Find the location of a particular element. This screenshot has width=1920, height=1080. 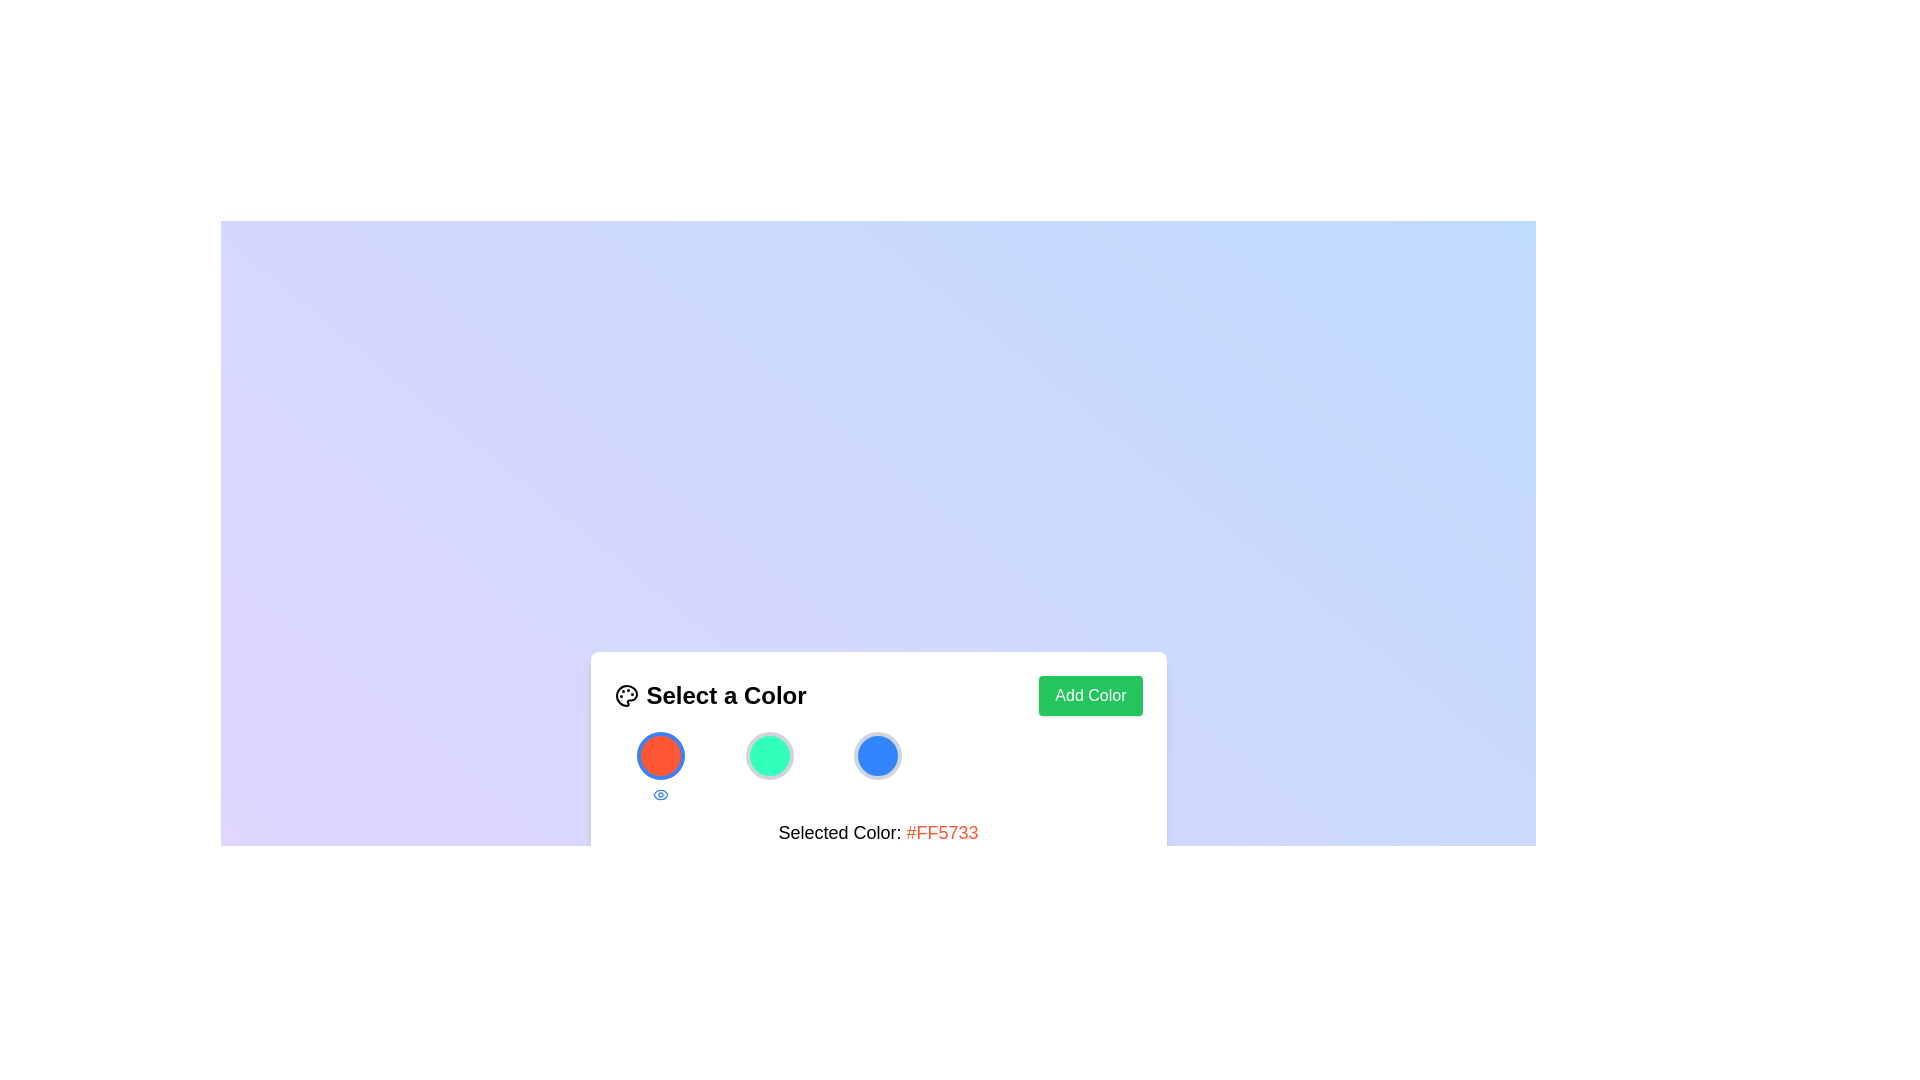

the middle selectable circular button in the color selection component is located at coordinates (768, 755).